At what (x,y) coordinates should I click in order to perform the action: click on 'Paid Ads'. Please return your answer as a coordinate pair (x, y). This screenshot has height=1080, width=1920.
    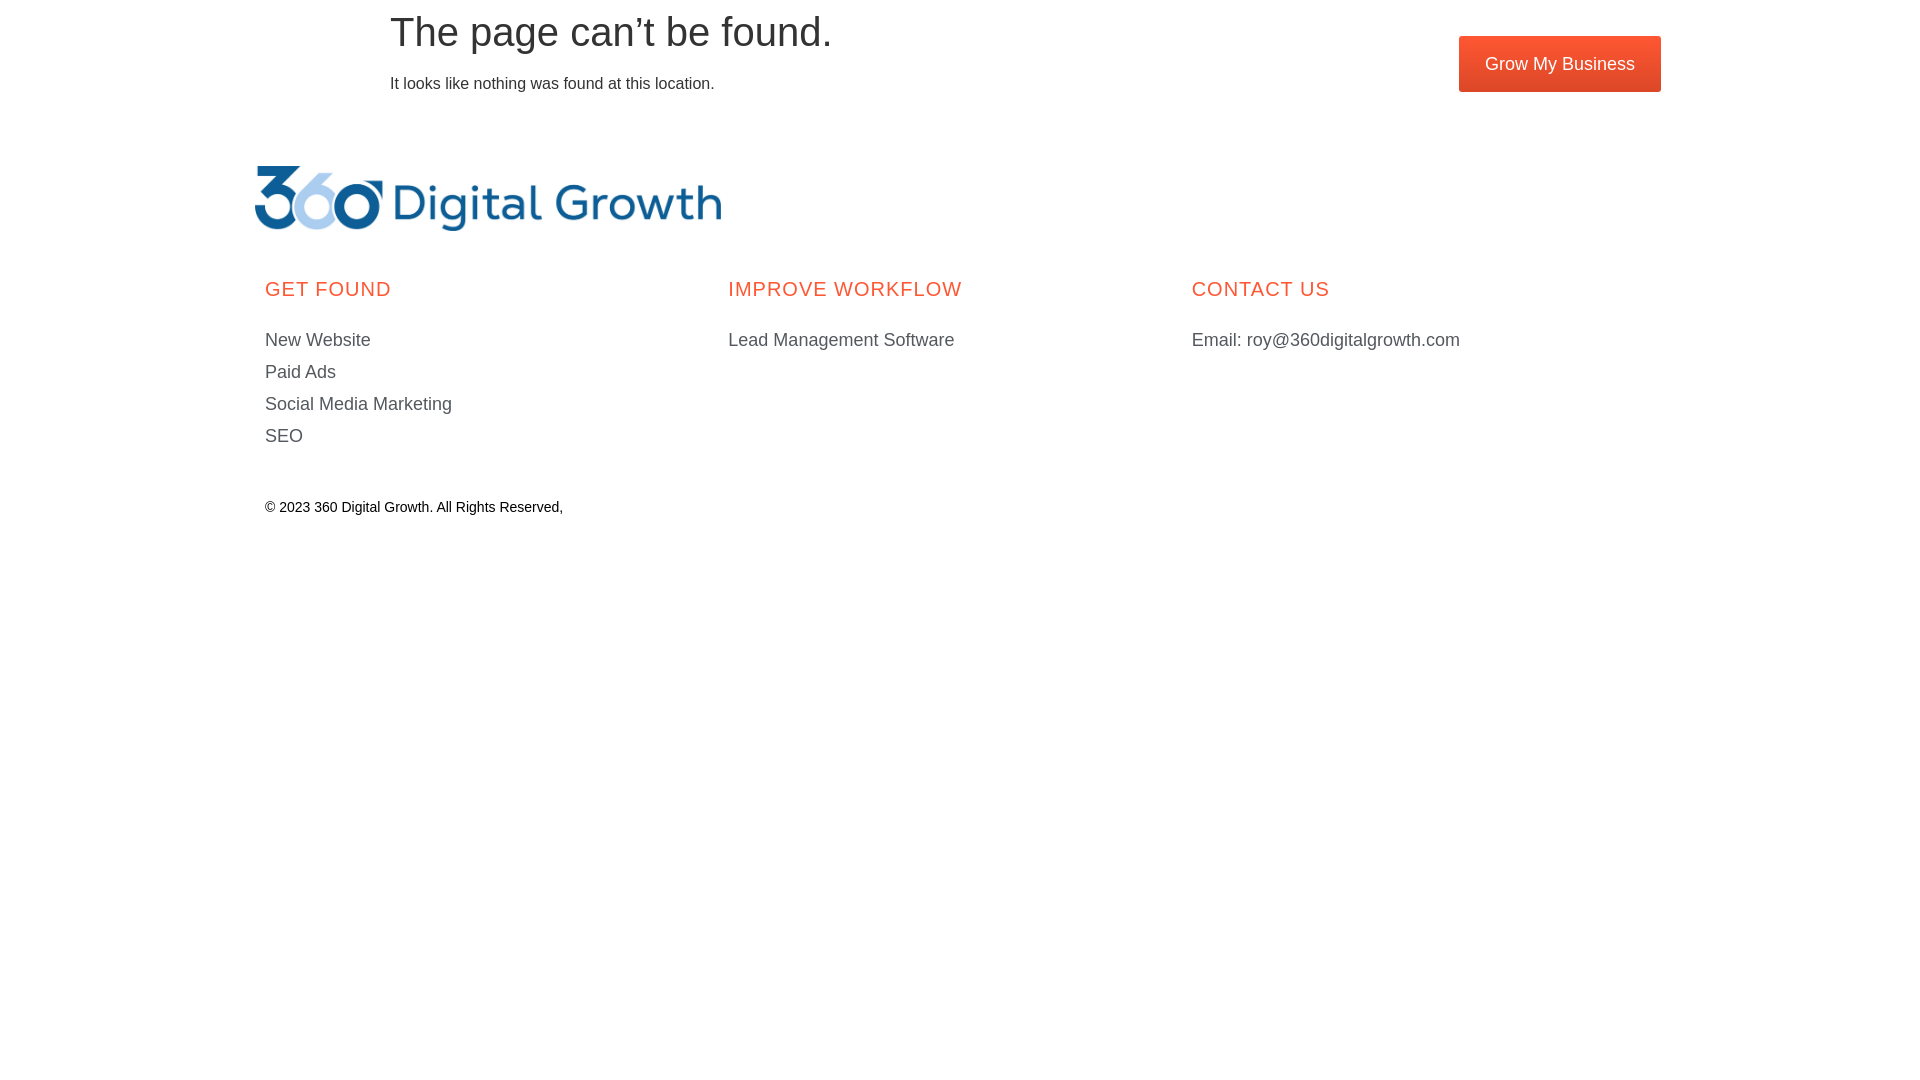
    Looking at the image, I should click on (496, 372).